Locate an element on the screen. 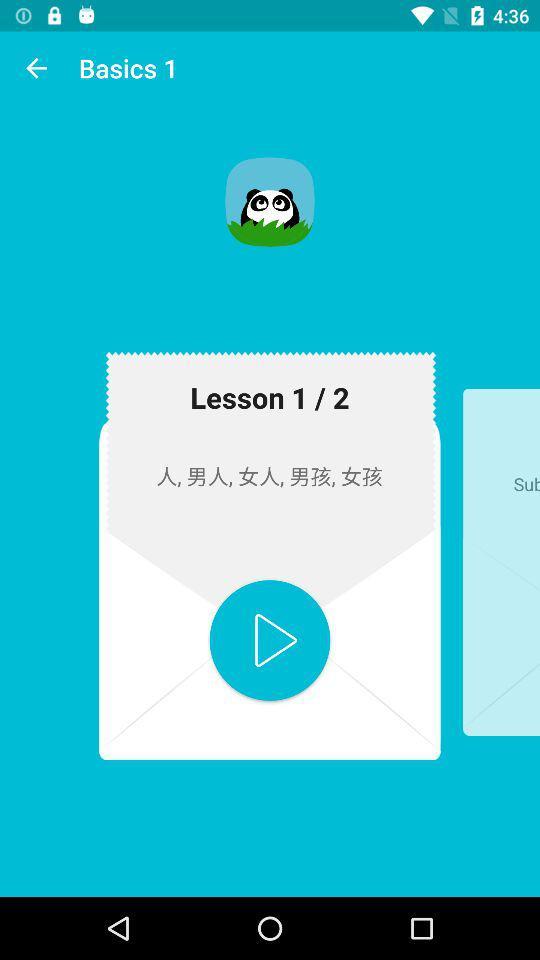  basics pages is located at coordinates (270, 639).